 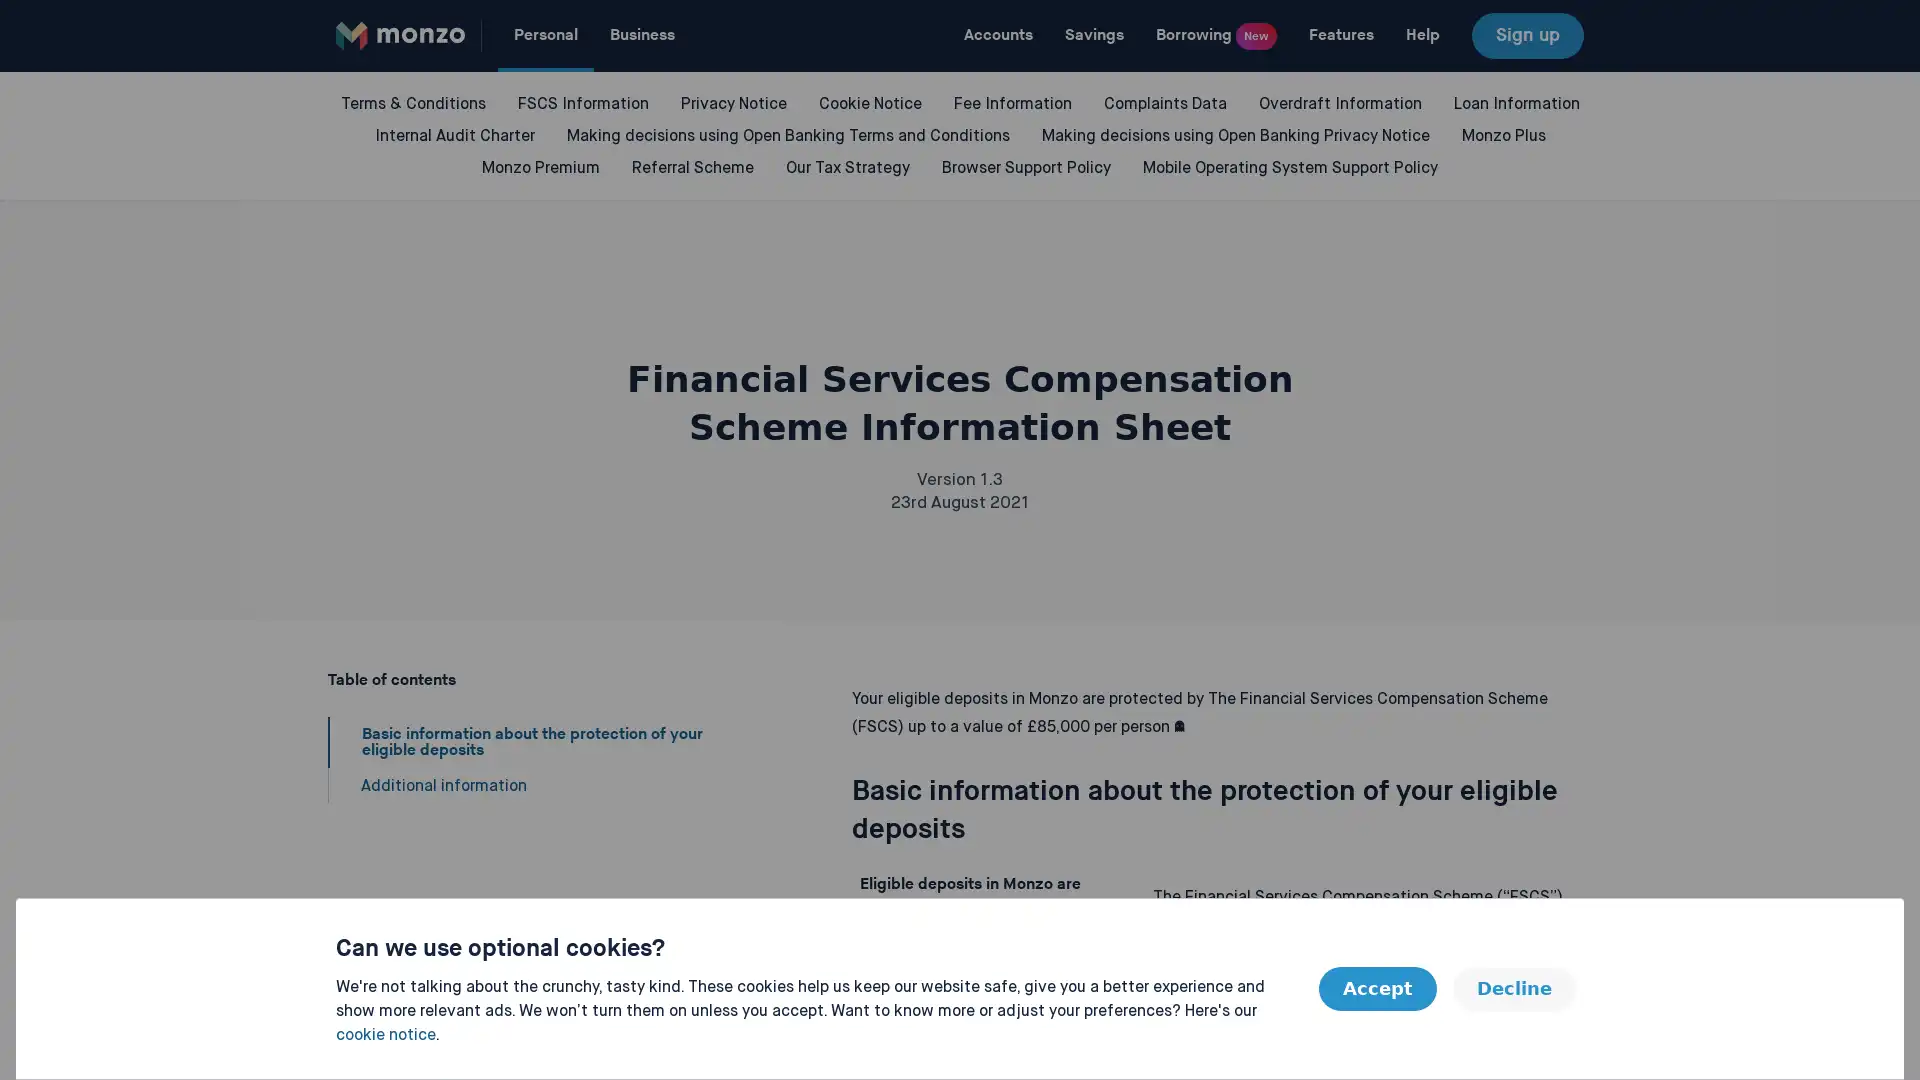 I want to click on Decline, so click(x=1514, y=987).